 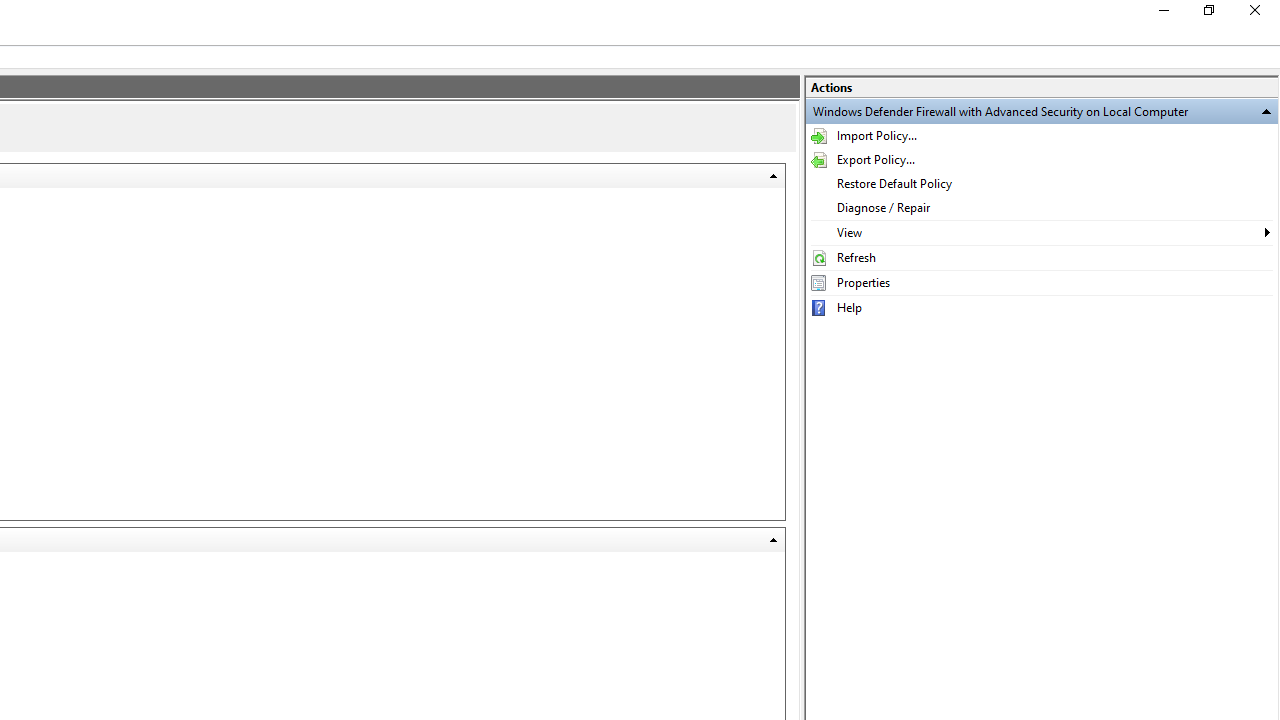 I want to click on 'Export Policy...', so click(x=1040, y=159).